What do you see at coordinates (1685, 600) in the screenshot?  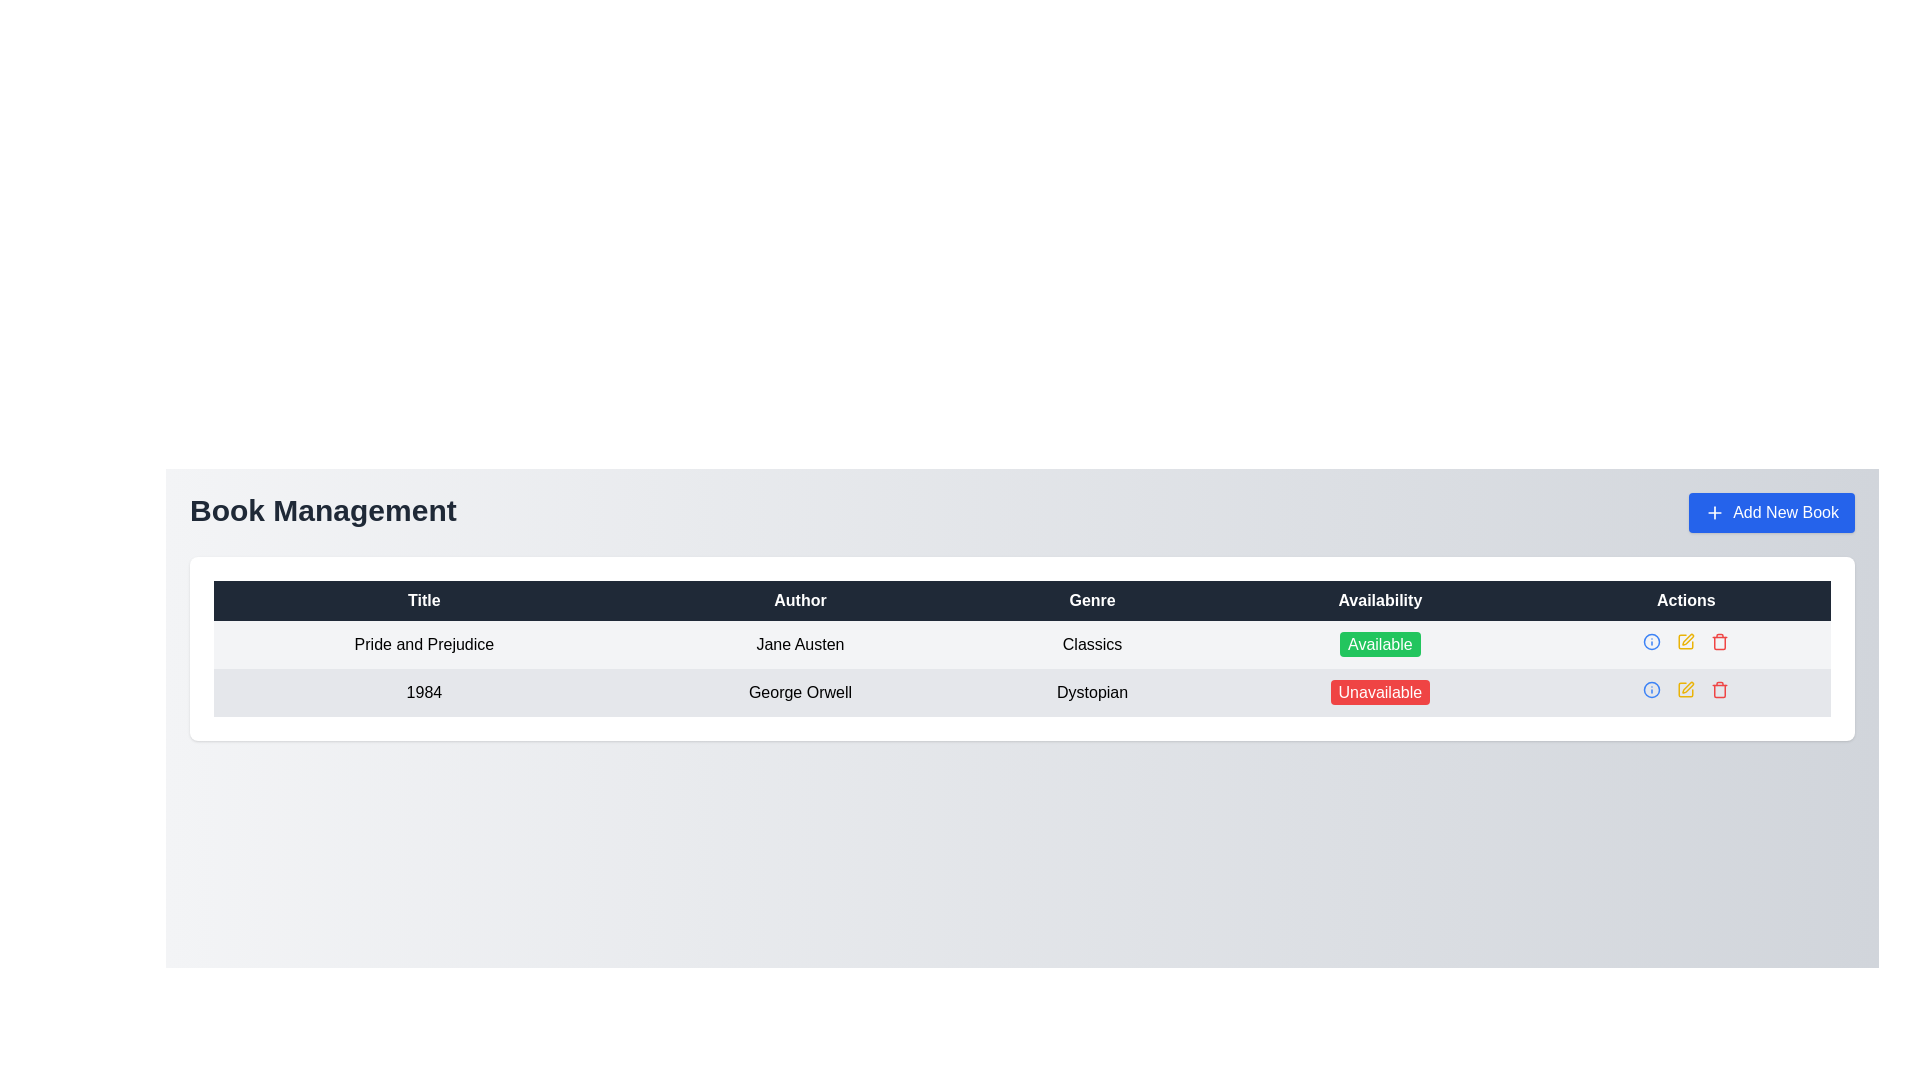 I see `the 'Actions' table header cell, which is styled in white text on a dark navy blue background, located in the last column of the header row of the table` at bounding box center [1685, 600].